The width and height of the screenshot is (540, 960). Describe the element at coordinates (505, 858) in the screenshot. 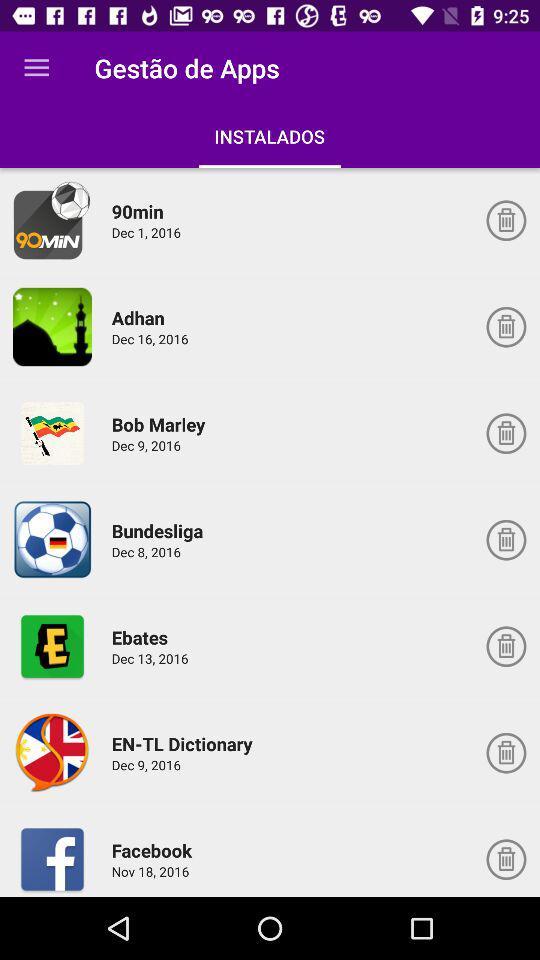

I see `uninstall application` at that location.